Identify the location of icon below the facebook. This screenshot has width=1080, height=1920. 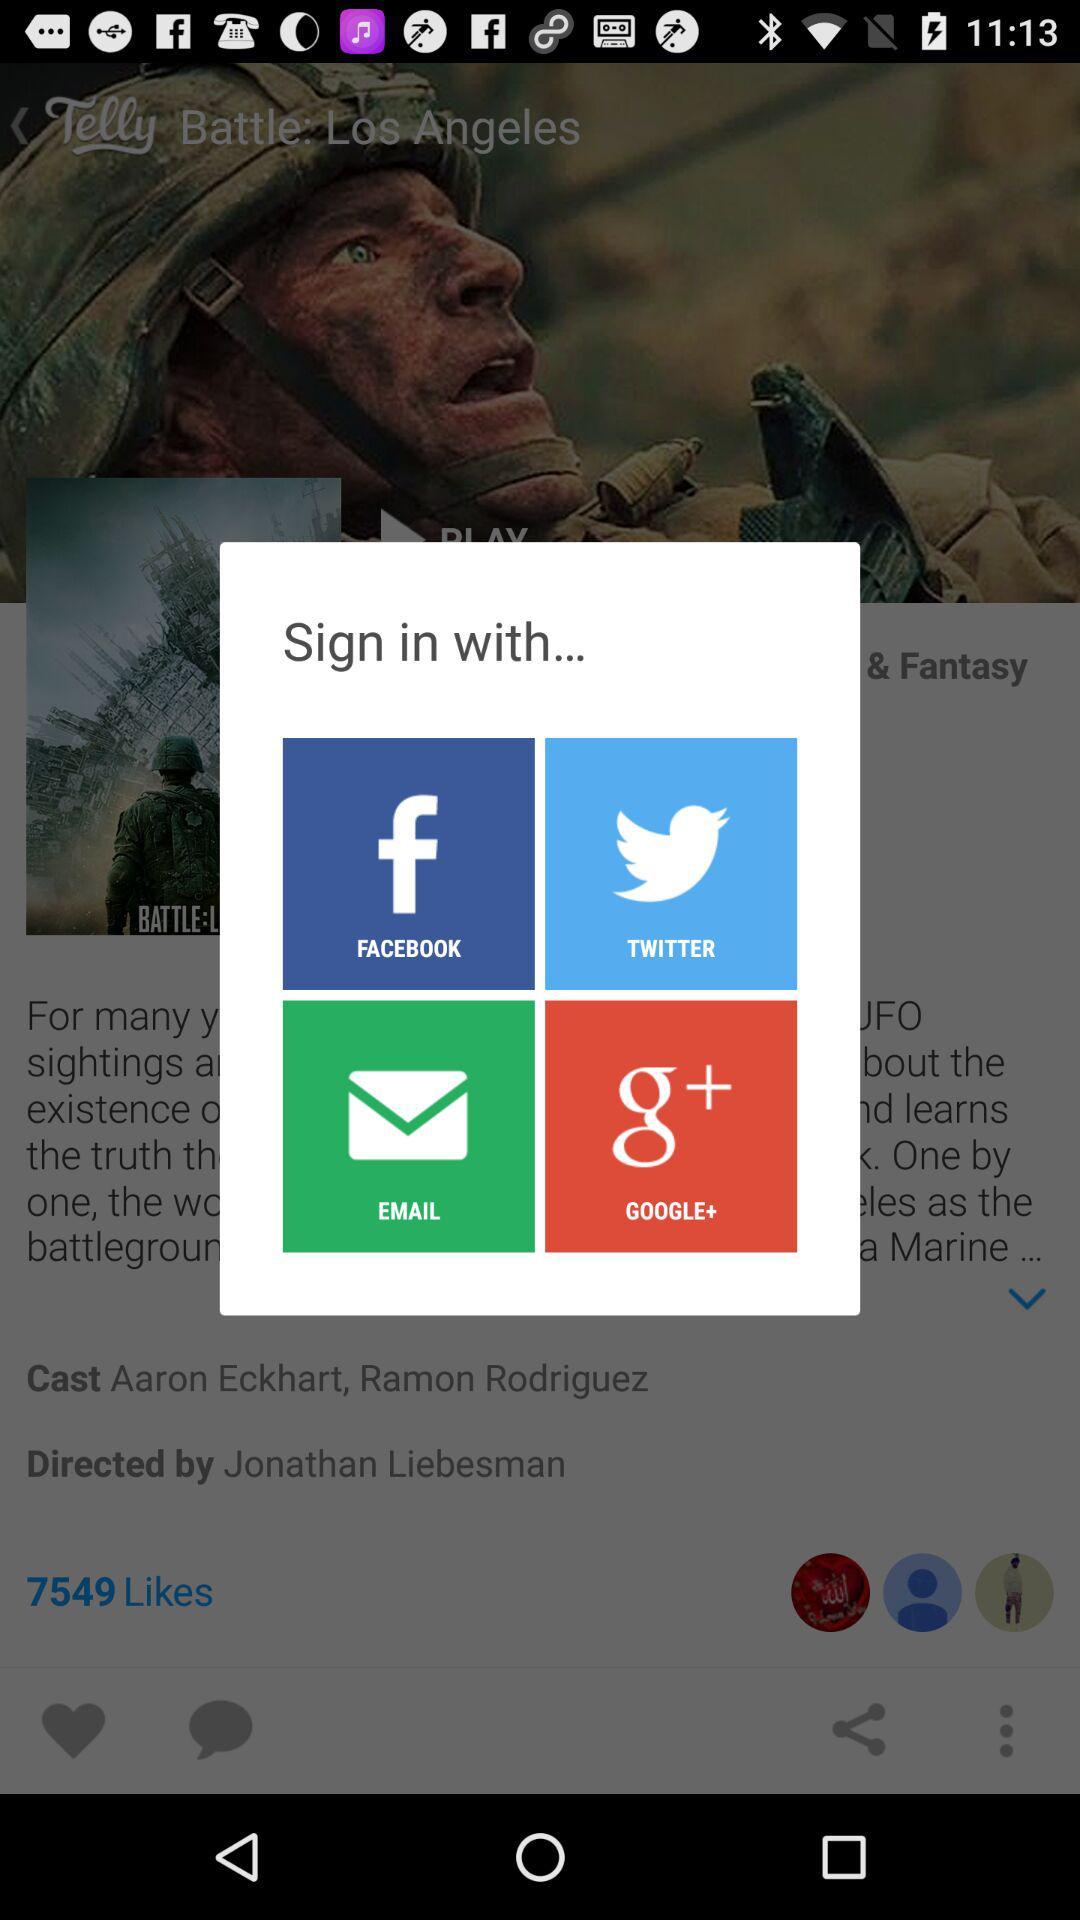
(671, 1125).